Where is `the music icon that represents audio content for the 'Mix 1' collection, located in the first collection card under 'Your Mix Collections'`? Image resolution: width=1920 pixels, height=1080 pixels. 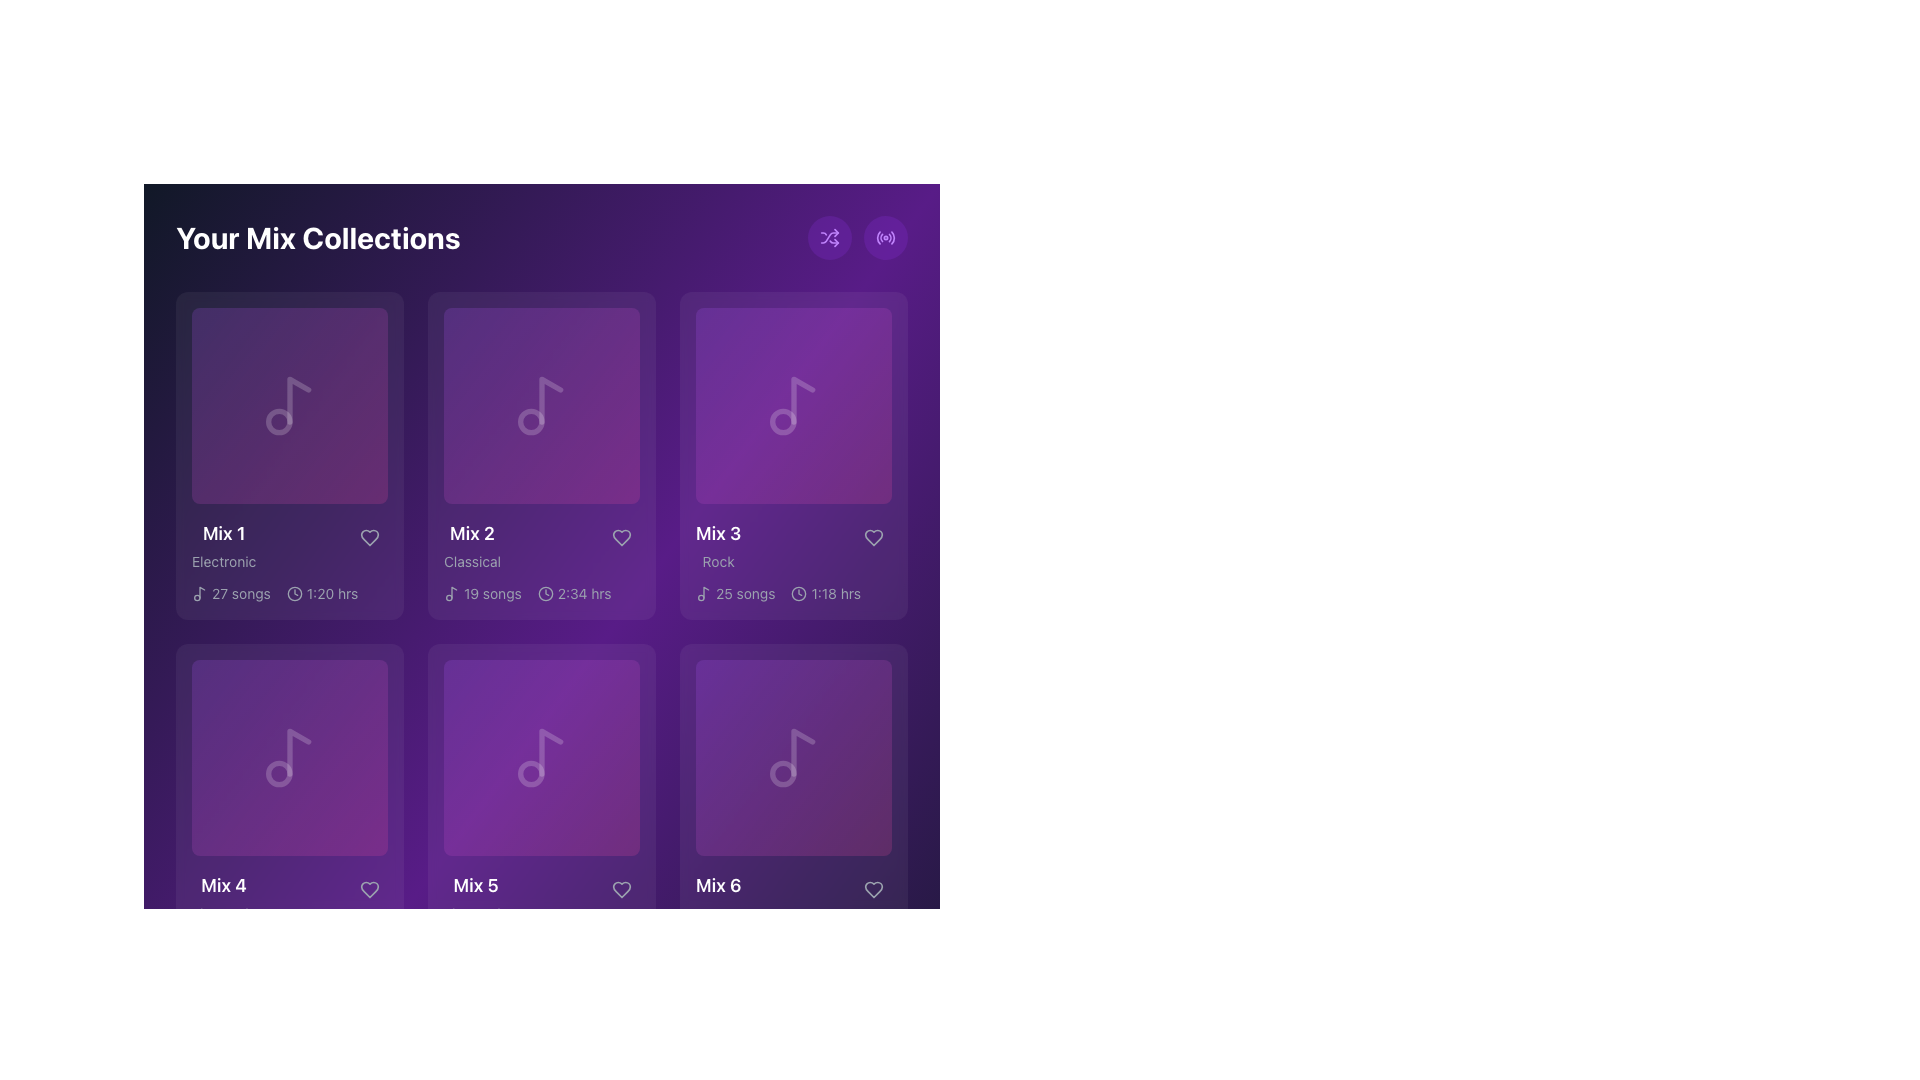 the music icon that represents audio content for the 'Mix 1' collection, located in the first collection card under 'Your Mix Collections' is located at coordinates (288, 405).